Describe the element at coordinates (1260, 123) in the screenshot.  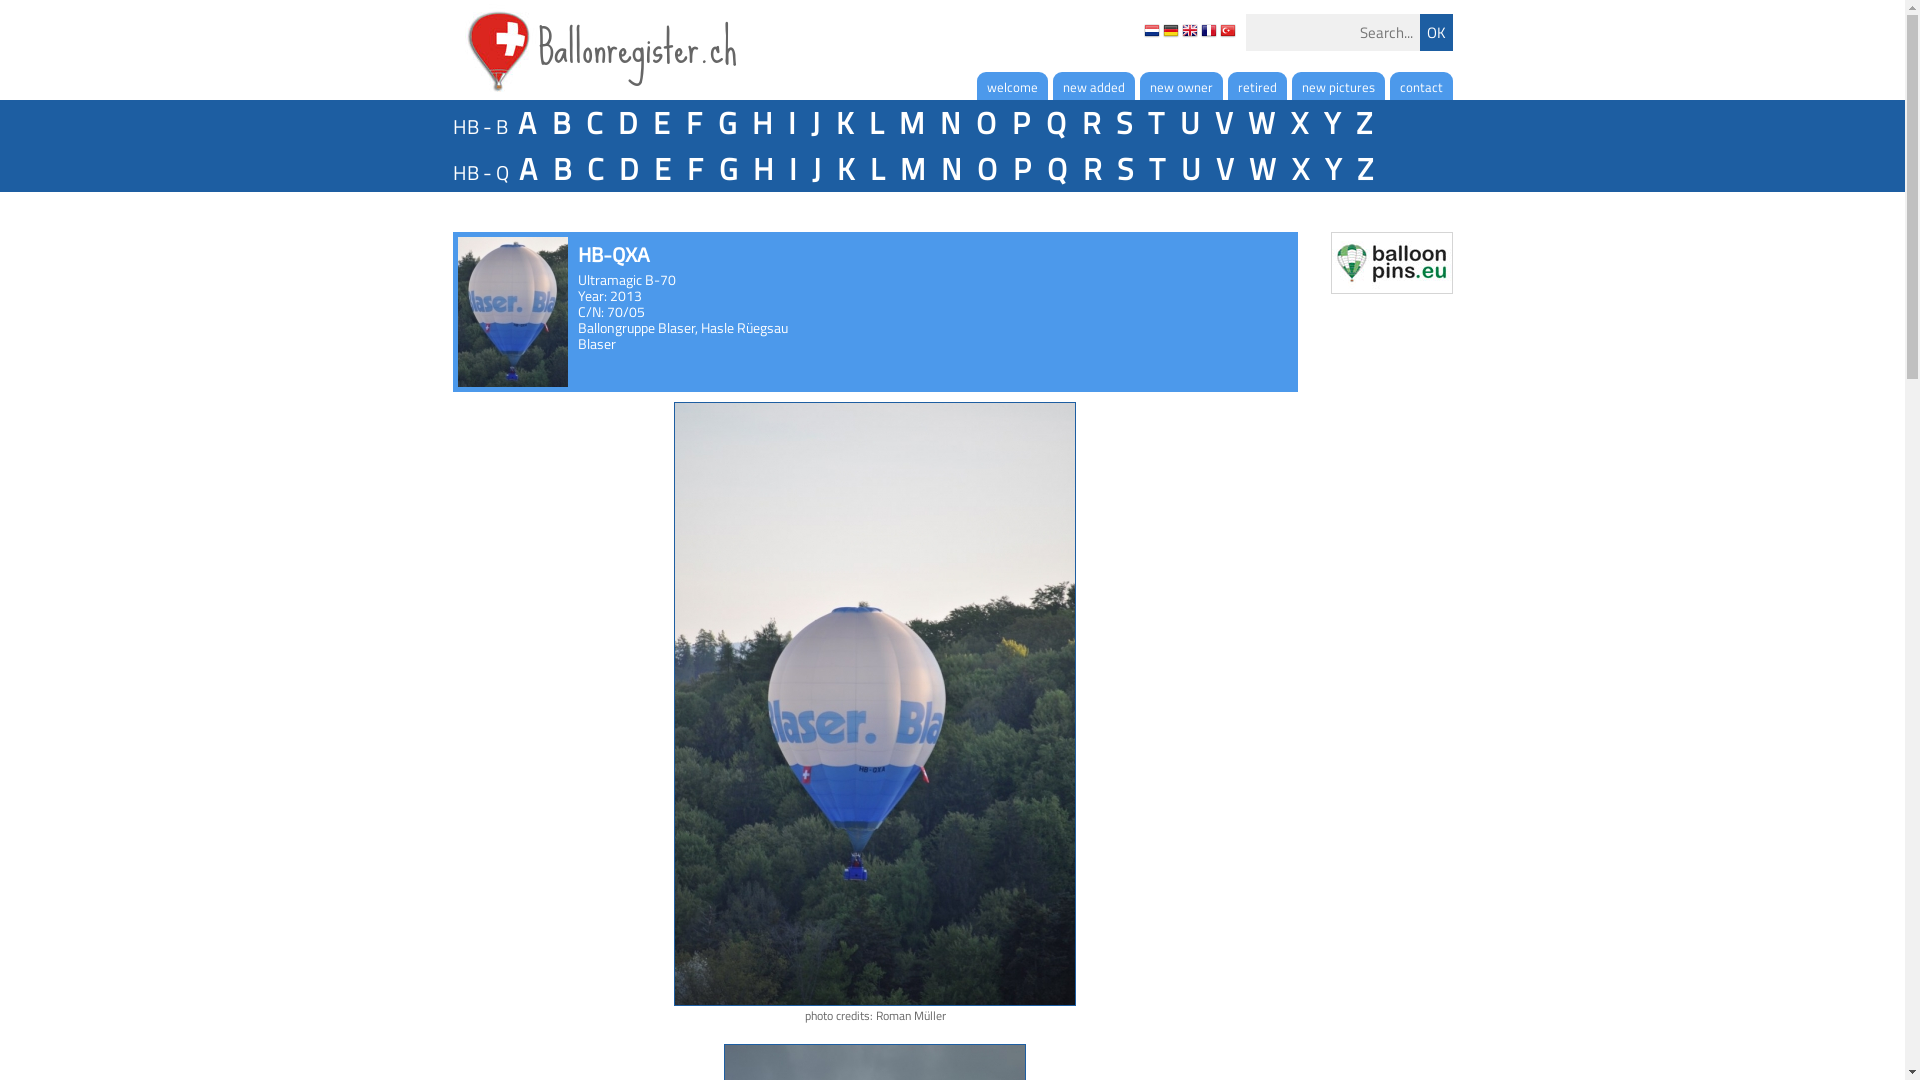
I see `'W'` at that location.